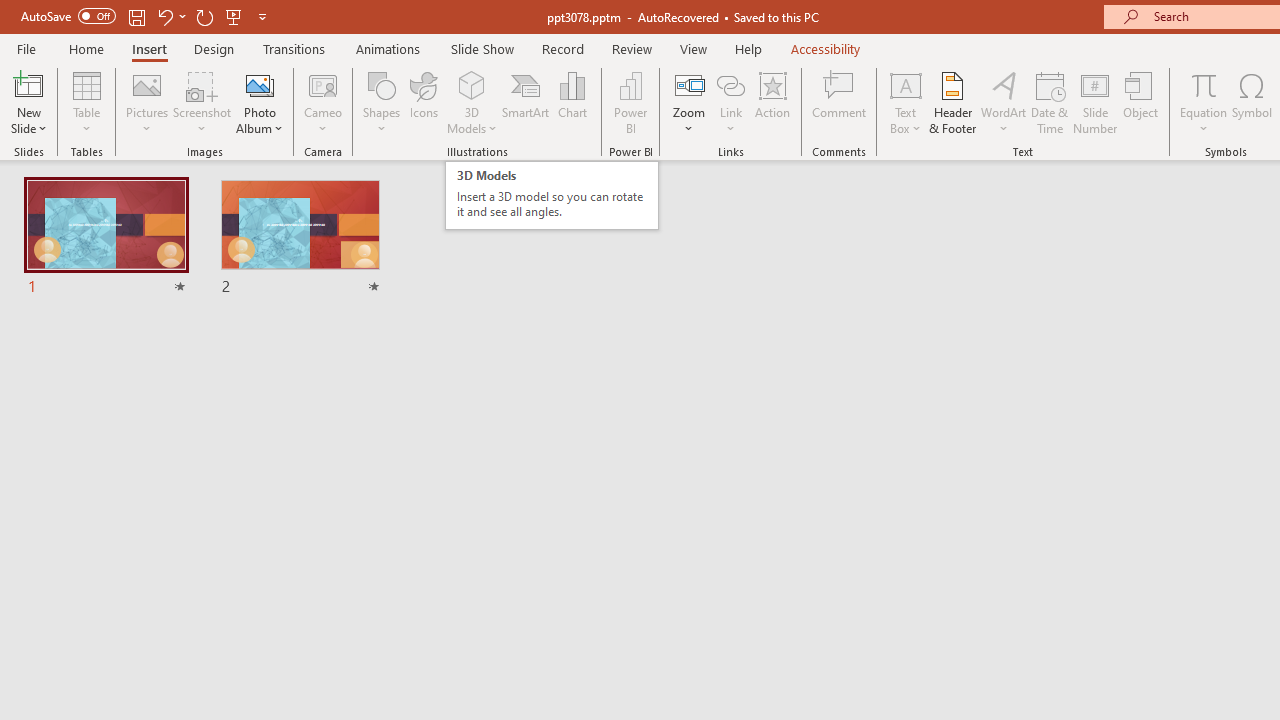 Image resolution: width=1280 pixels, height=720 pixels. I want to click on 'Symbol...', so click(1251, 103).